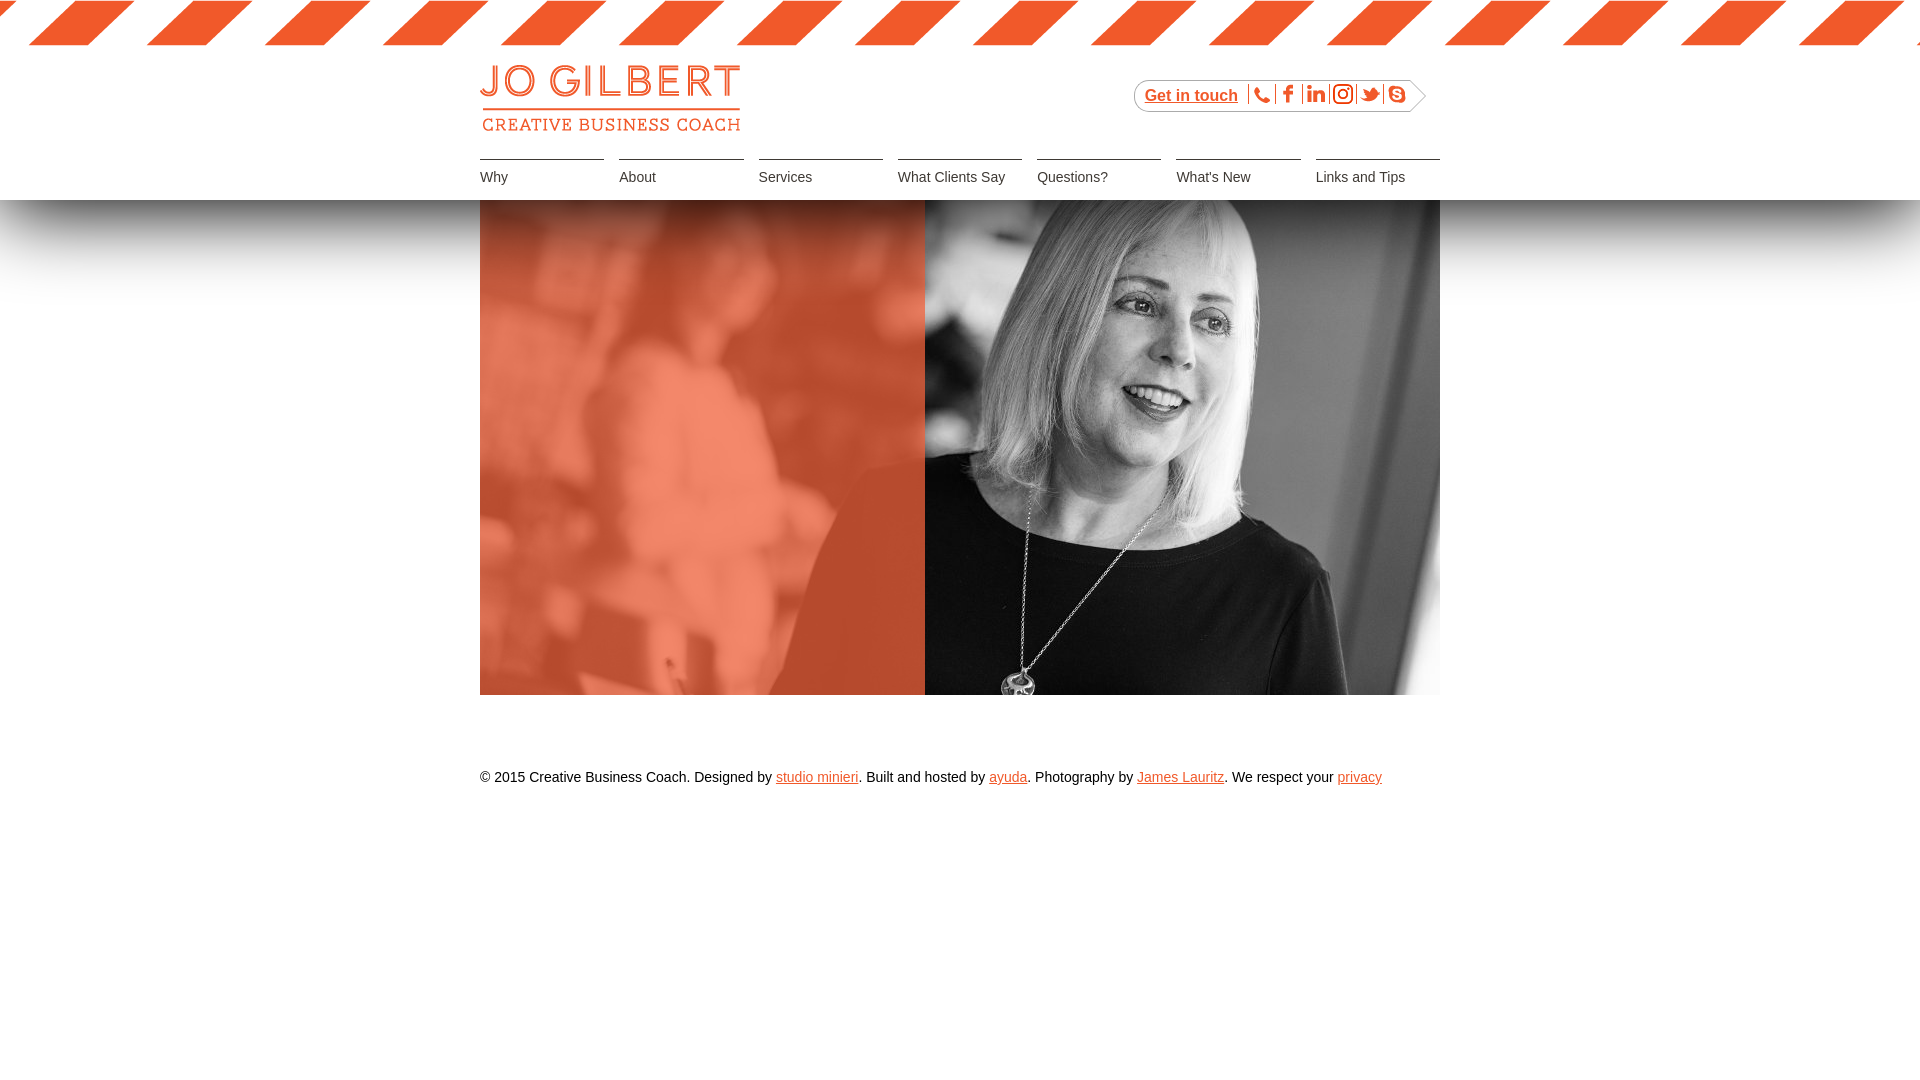 The image size is (1920, 1080). What do you see at coordinates (960, 195) in the screenshot?
I see `'What Clients Say'` at bounding box center [960, 195].